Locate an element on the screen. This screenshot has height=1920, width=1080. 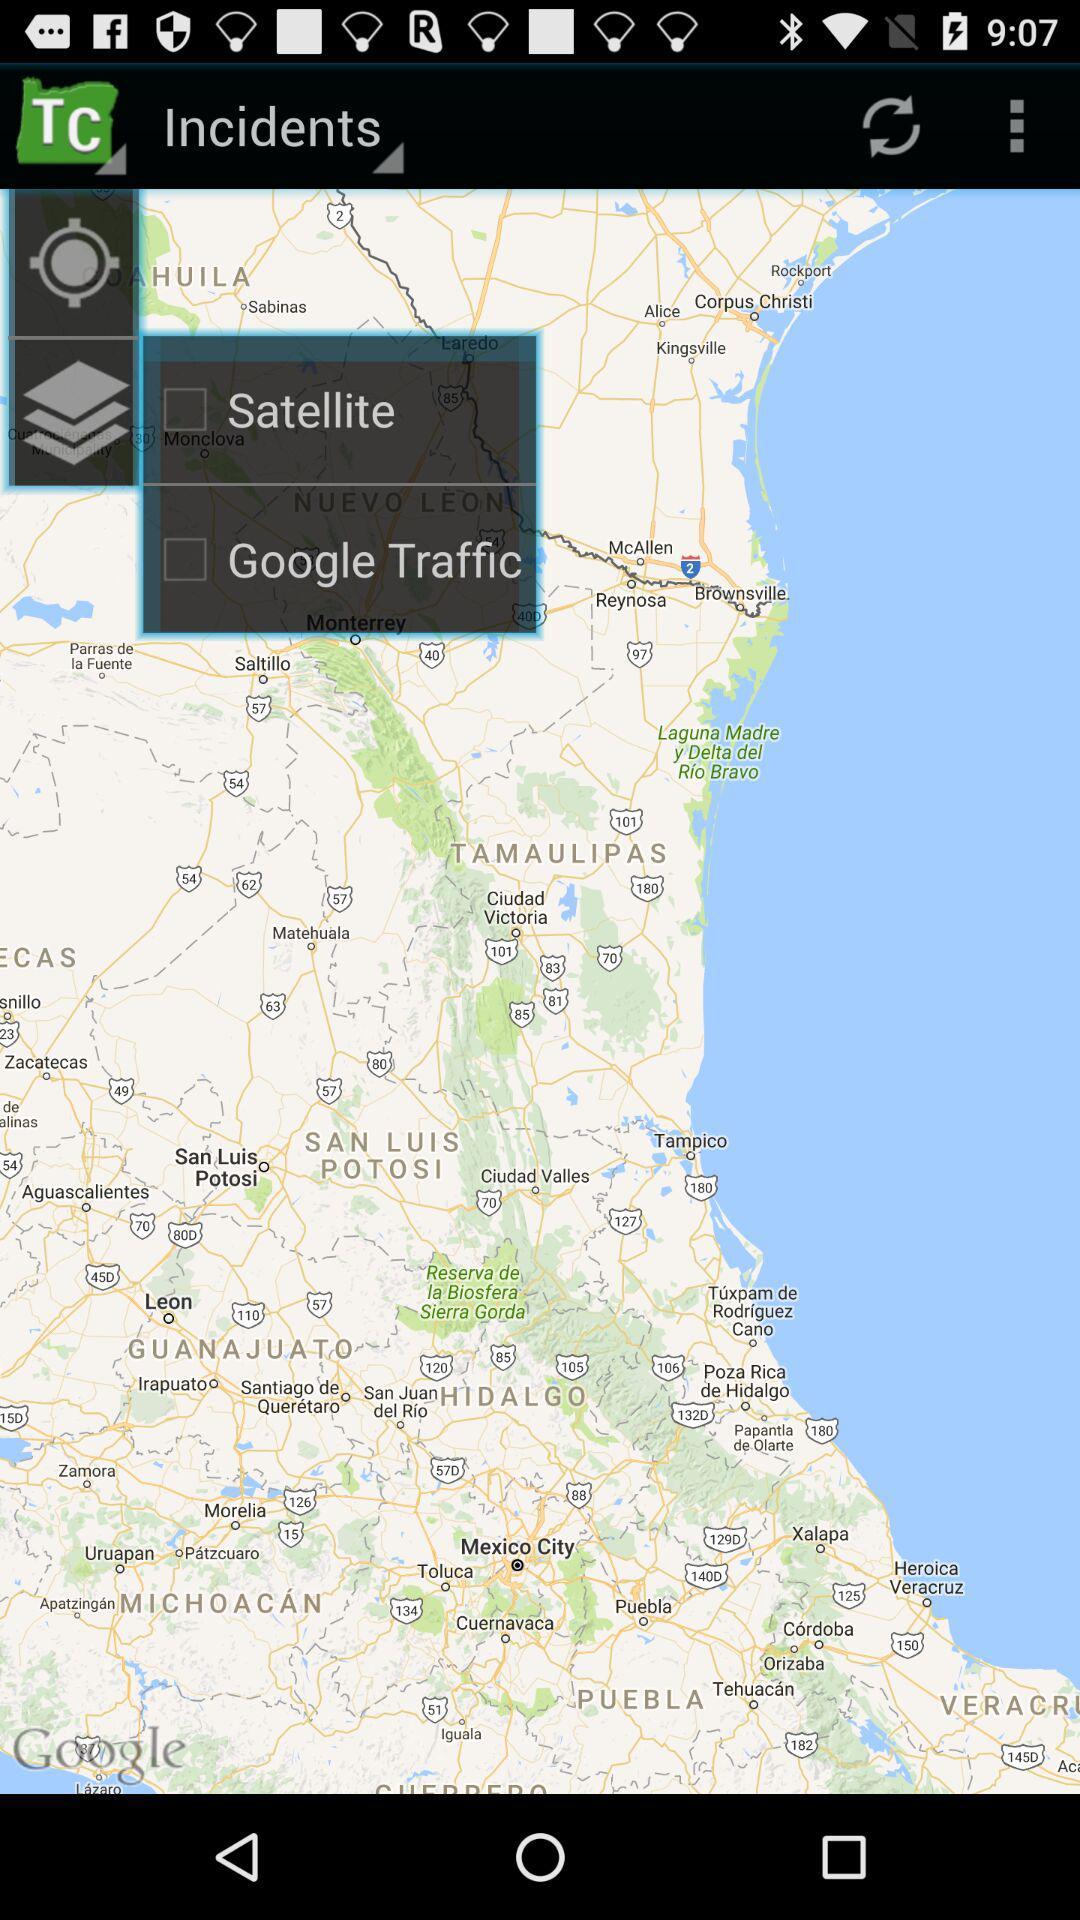
the more icon is located at coordinates (1017, 133).